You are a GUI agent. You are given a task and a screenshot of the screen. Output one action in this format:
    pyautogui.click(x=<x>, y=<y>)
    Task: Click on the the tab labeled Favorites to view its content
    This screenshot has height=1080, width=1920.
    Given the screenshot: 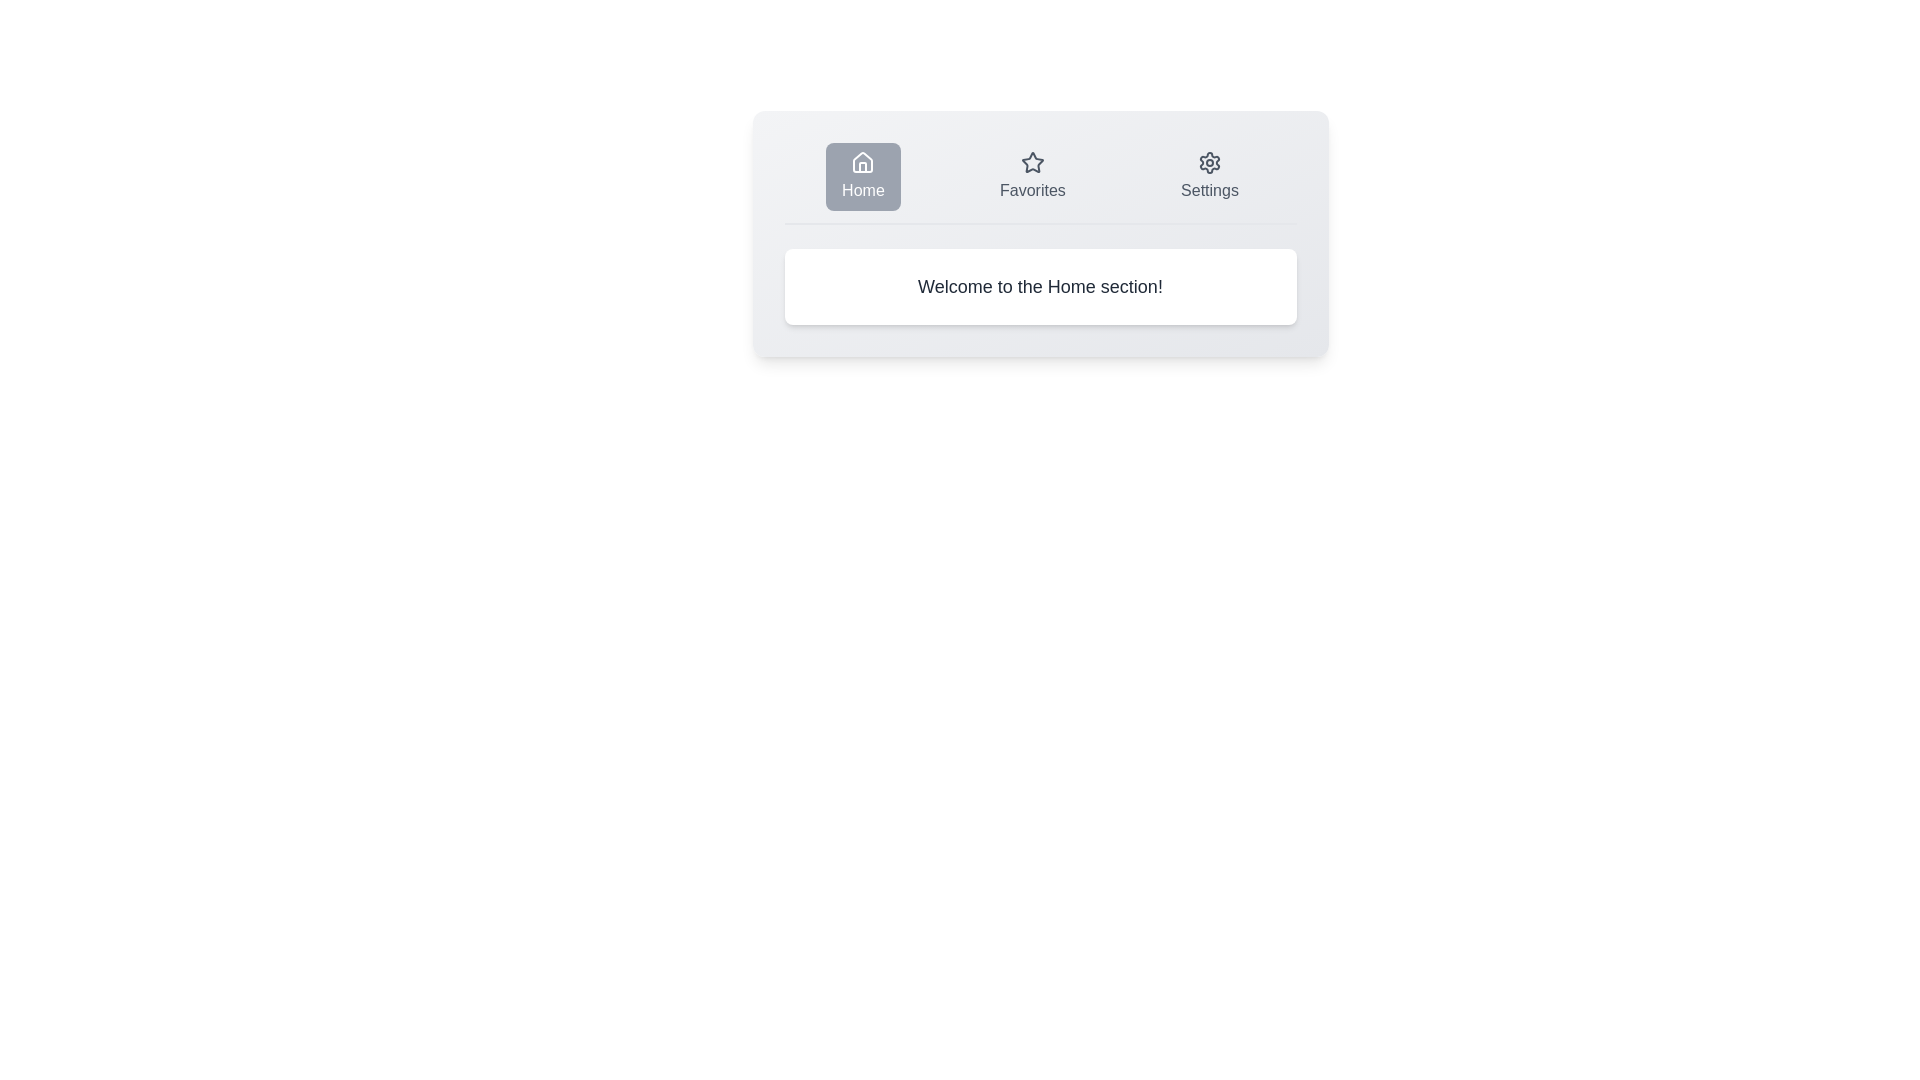 What is the action you would take?
    pyautogui.click(x=1032, y=176)
    